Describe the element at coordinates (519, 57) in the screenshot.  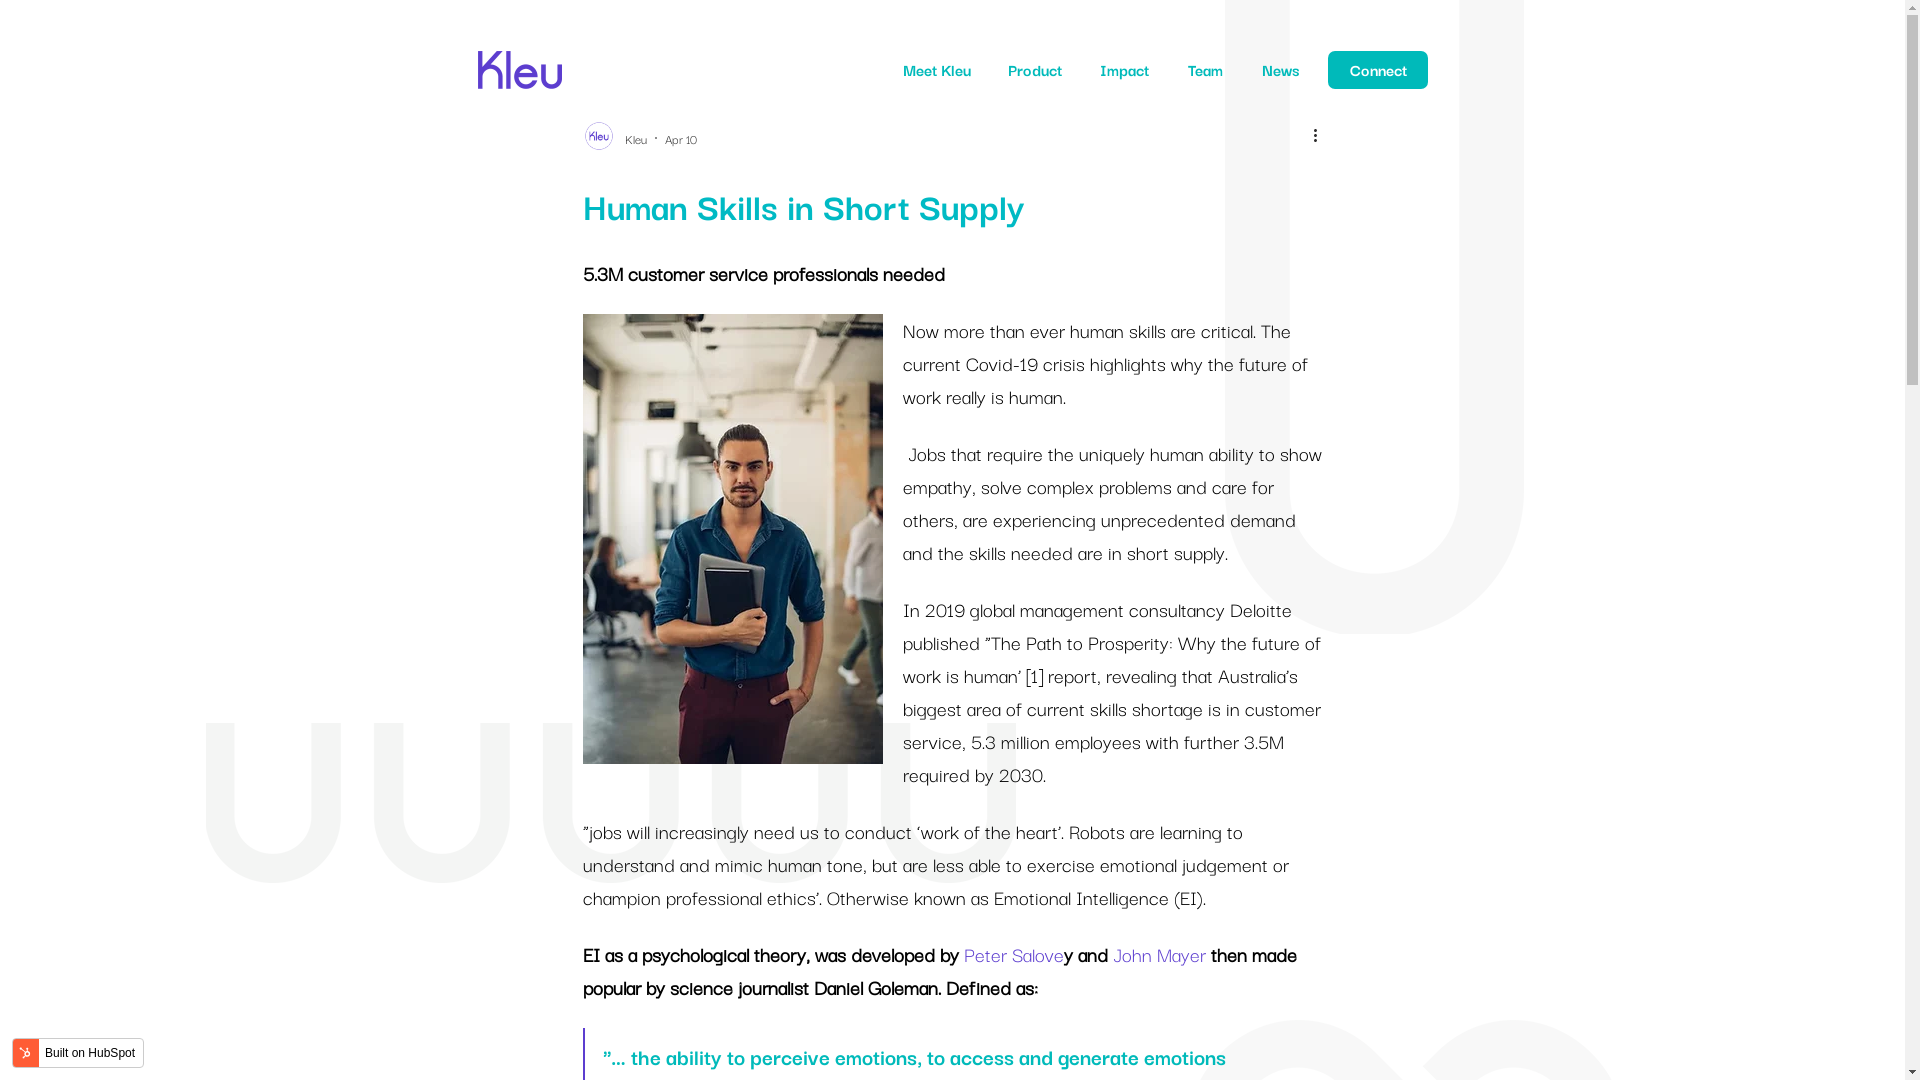
I see `'KleuAustralia'` at that location.